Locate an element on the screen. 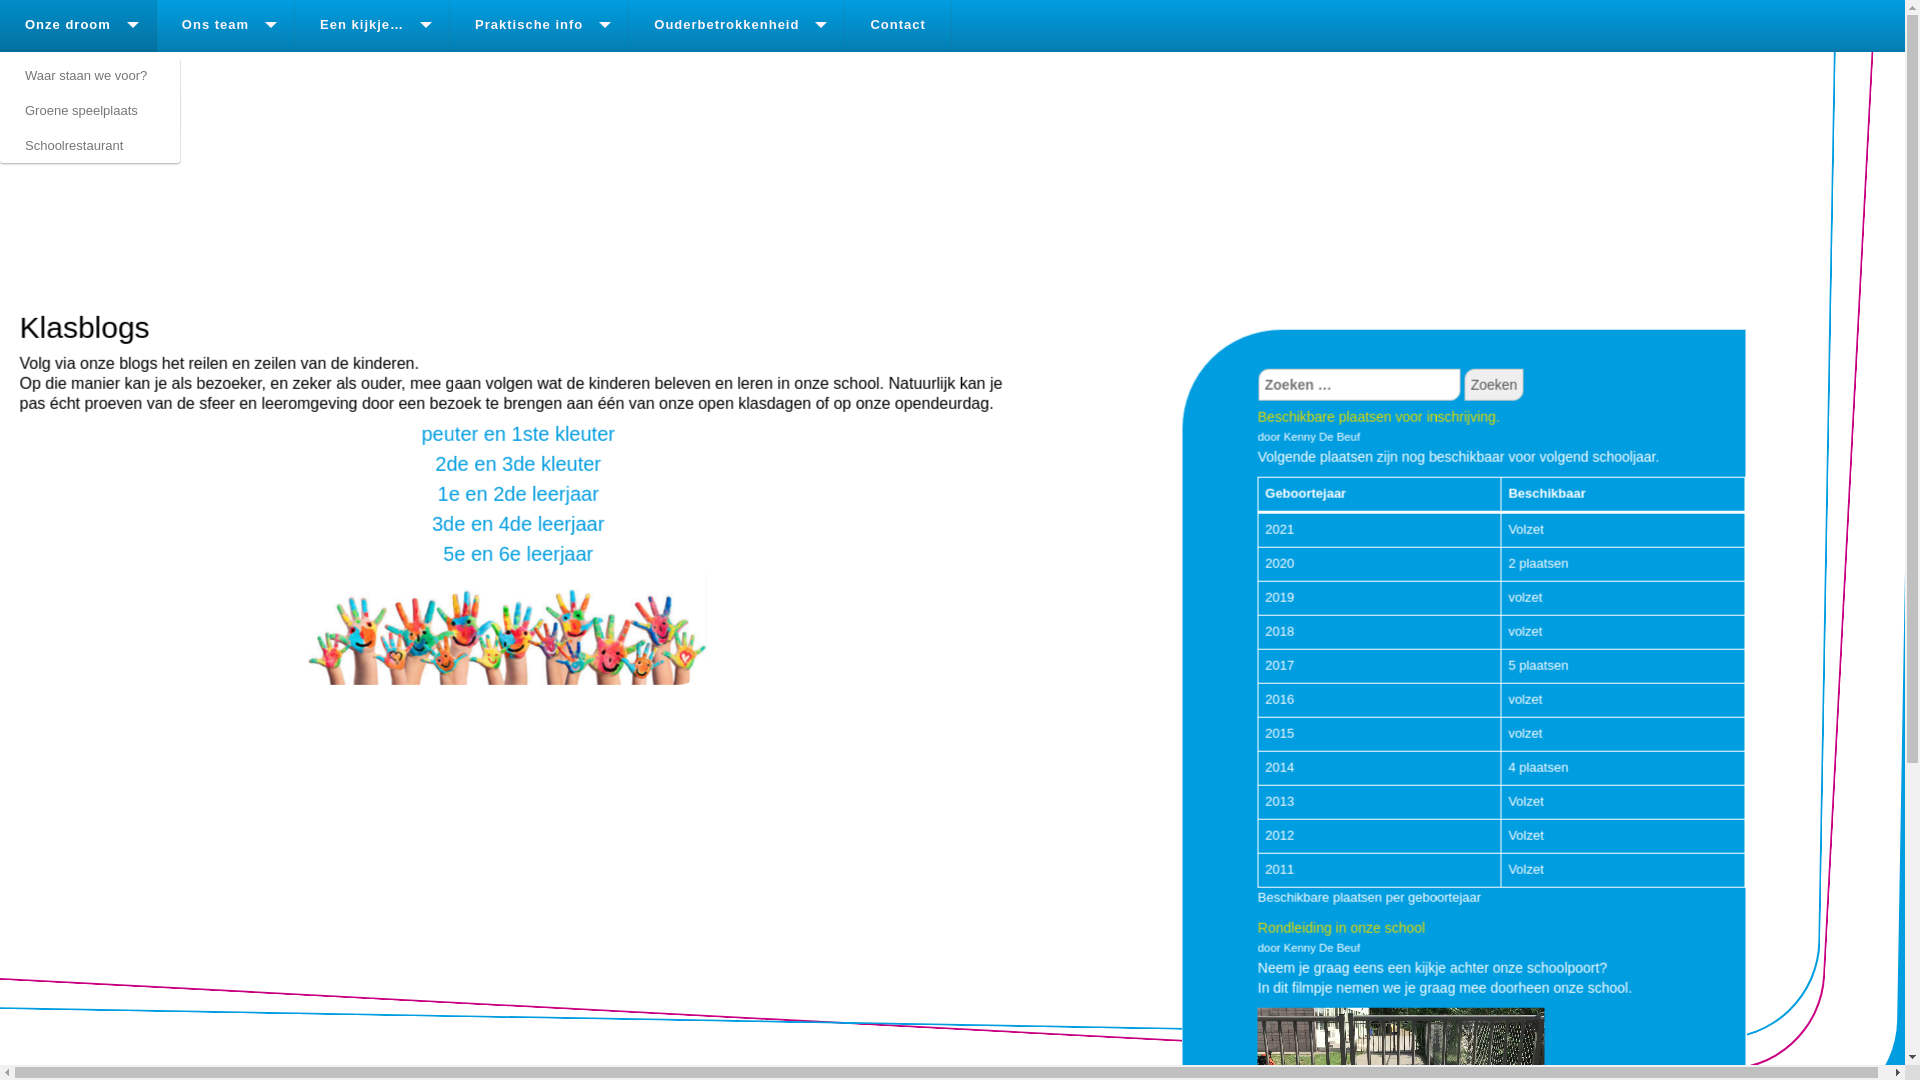 The width and height of the screenshot is (1920, 1080). 'Ons team' is located at coordinates (225, 26).